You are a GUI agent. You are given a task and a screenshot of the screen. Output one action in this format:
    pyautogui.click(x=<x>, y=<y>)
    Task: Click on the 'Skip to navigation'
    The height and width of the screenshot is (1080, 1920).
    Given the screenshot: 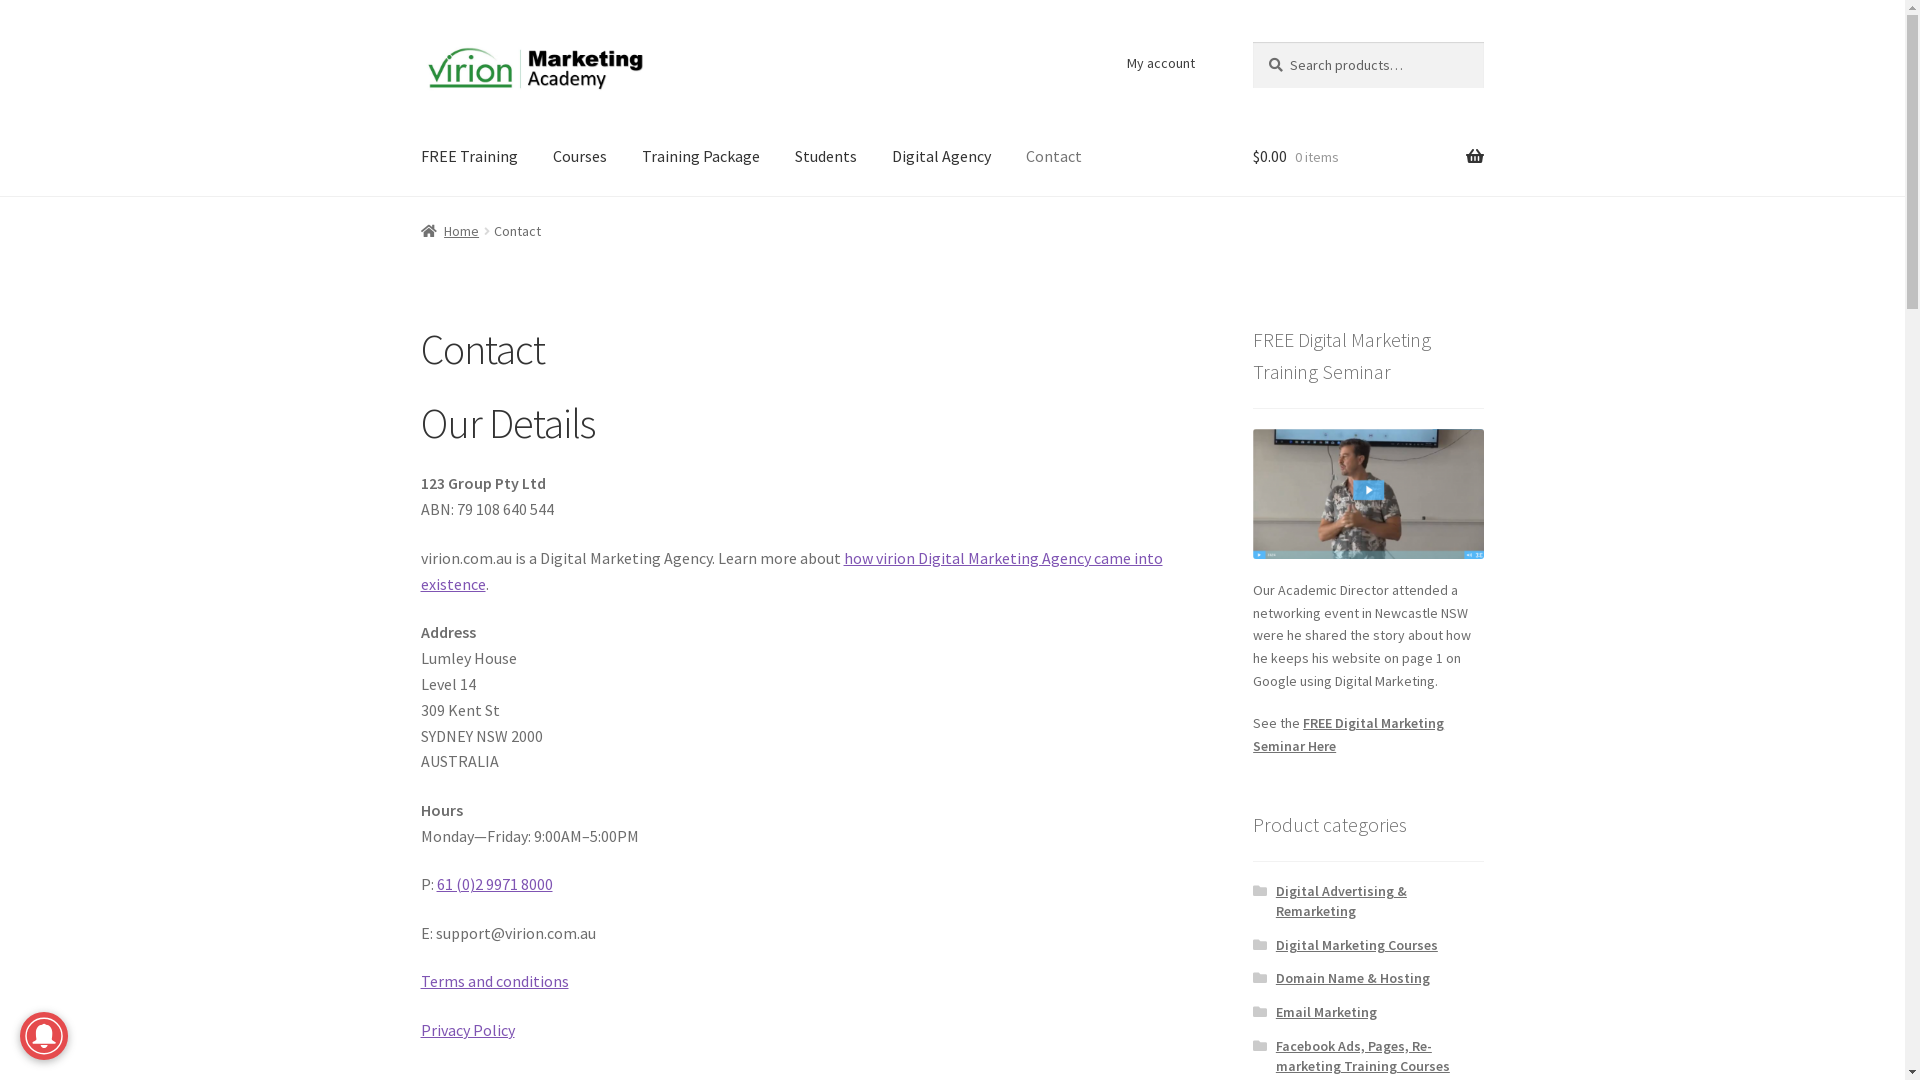 What is the action you would take?
    pyautogui.click(x=419, y=41)
    